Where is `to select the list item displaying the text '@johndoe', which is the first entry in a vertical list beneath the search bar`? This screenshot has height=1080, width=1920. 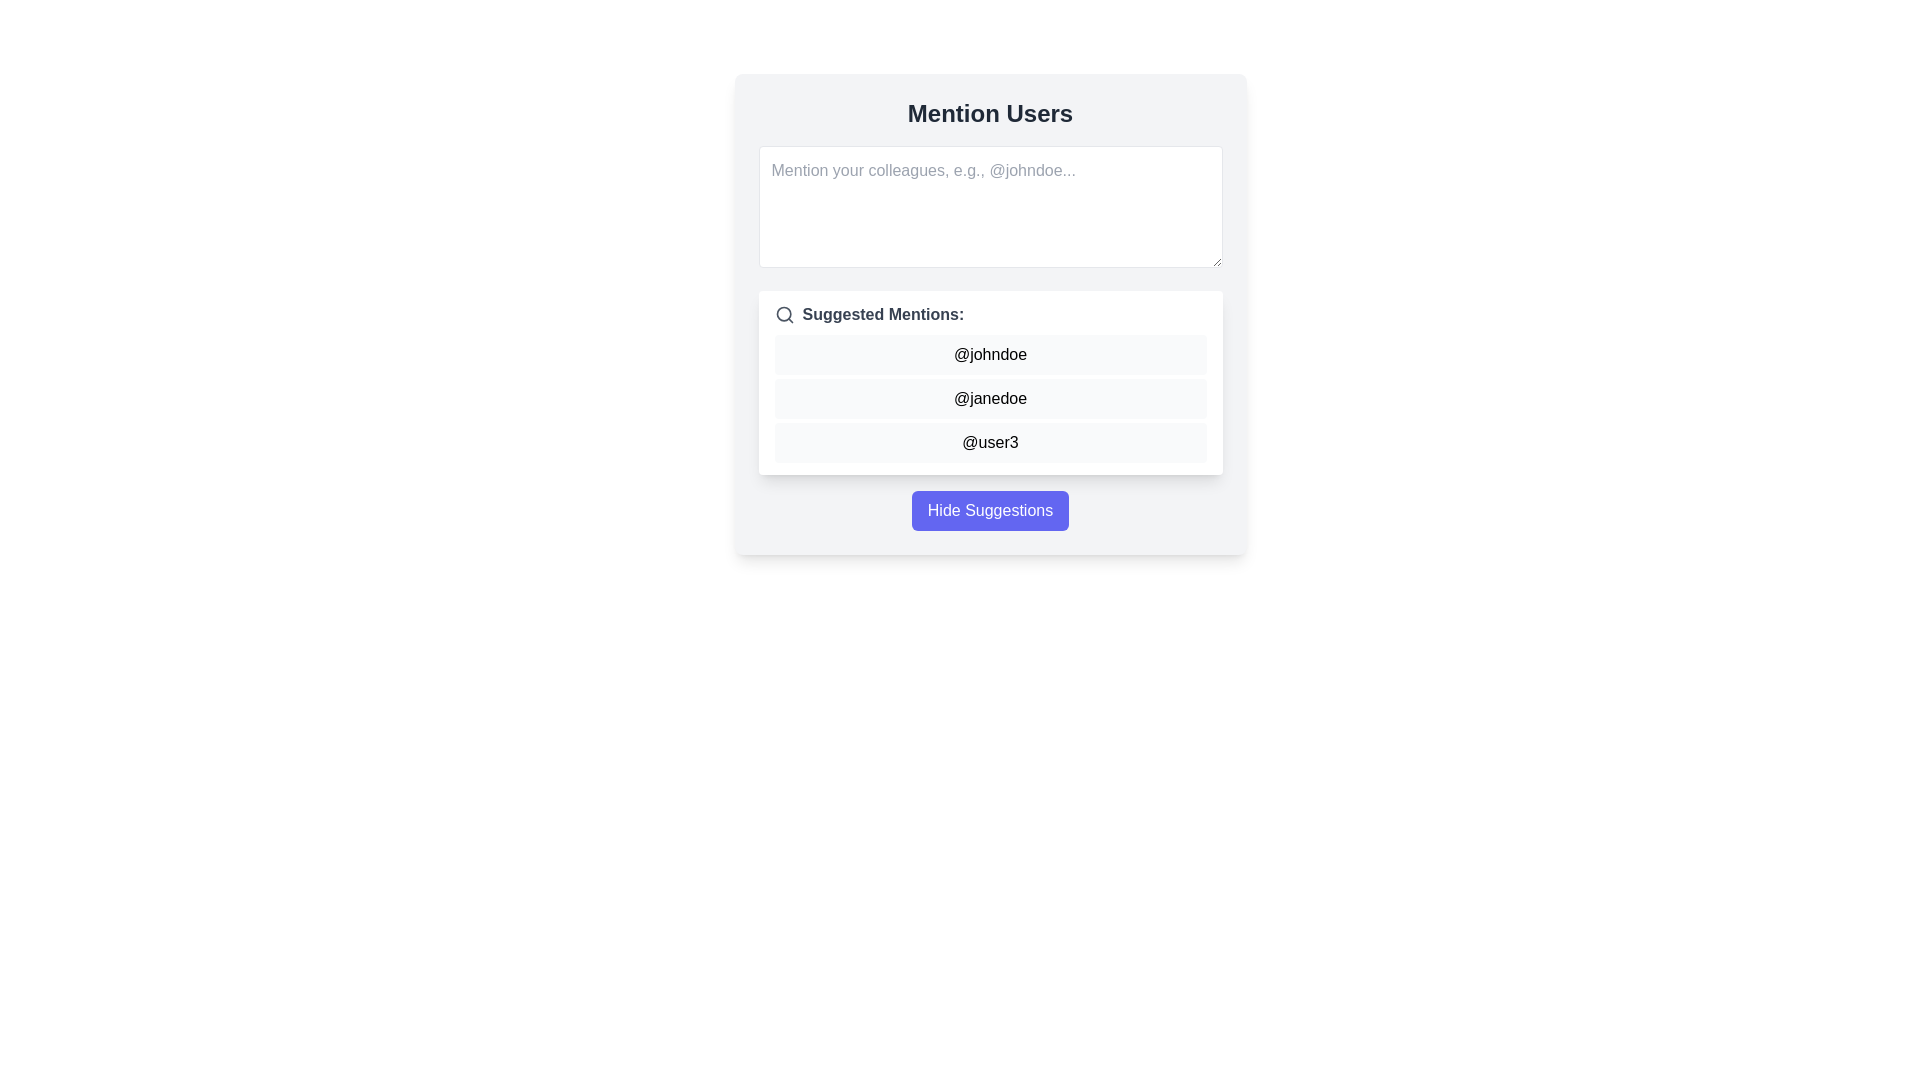
to select the list item displaying the text '@johndoe', which is the first entry in a vertical list beneath the search bar is located at coordinates (990, 353).